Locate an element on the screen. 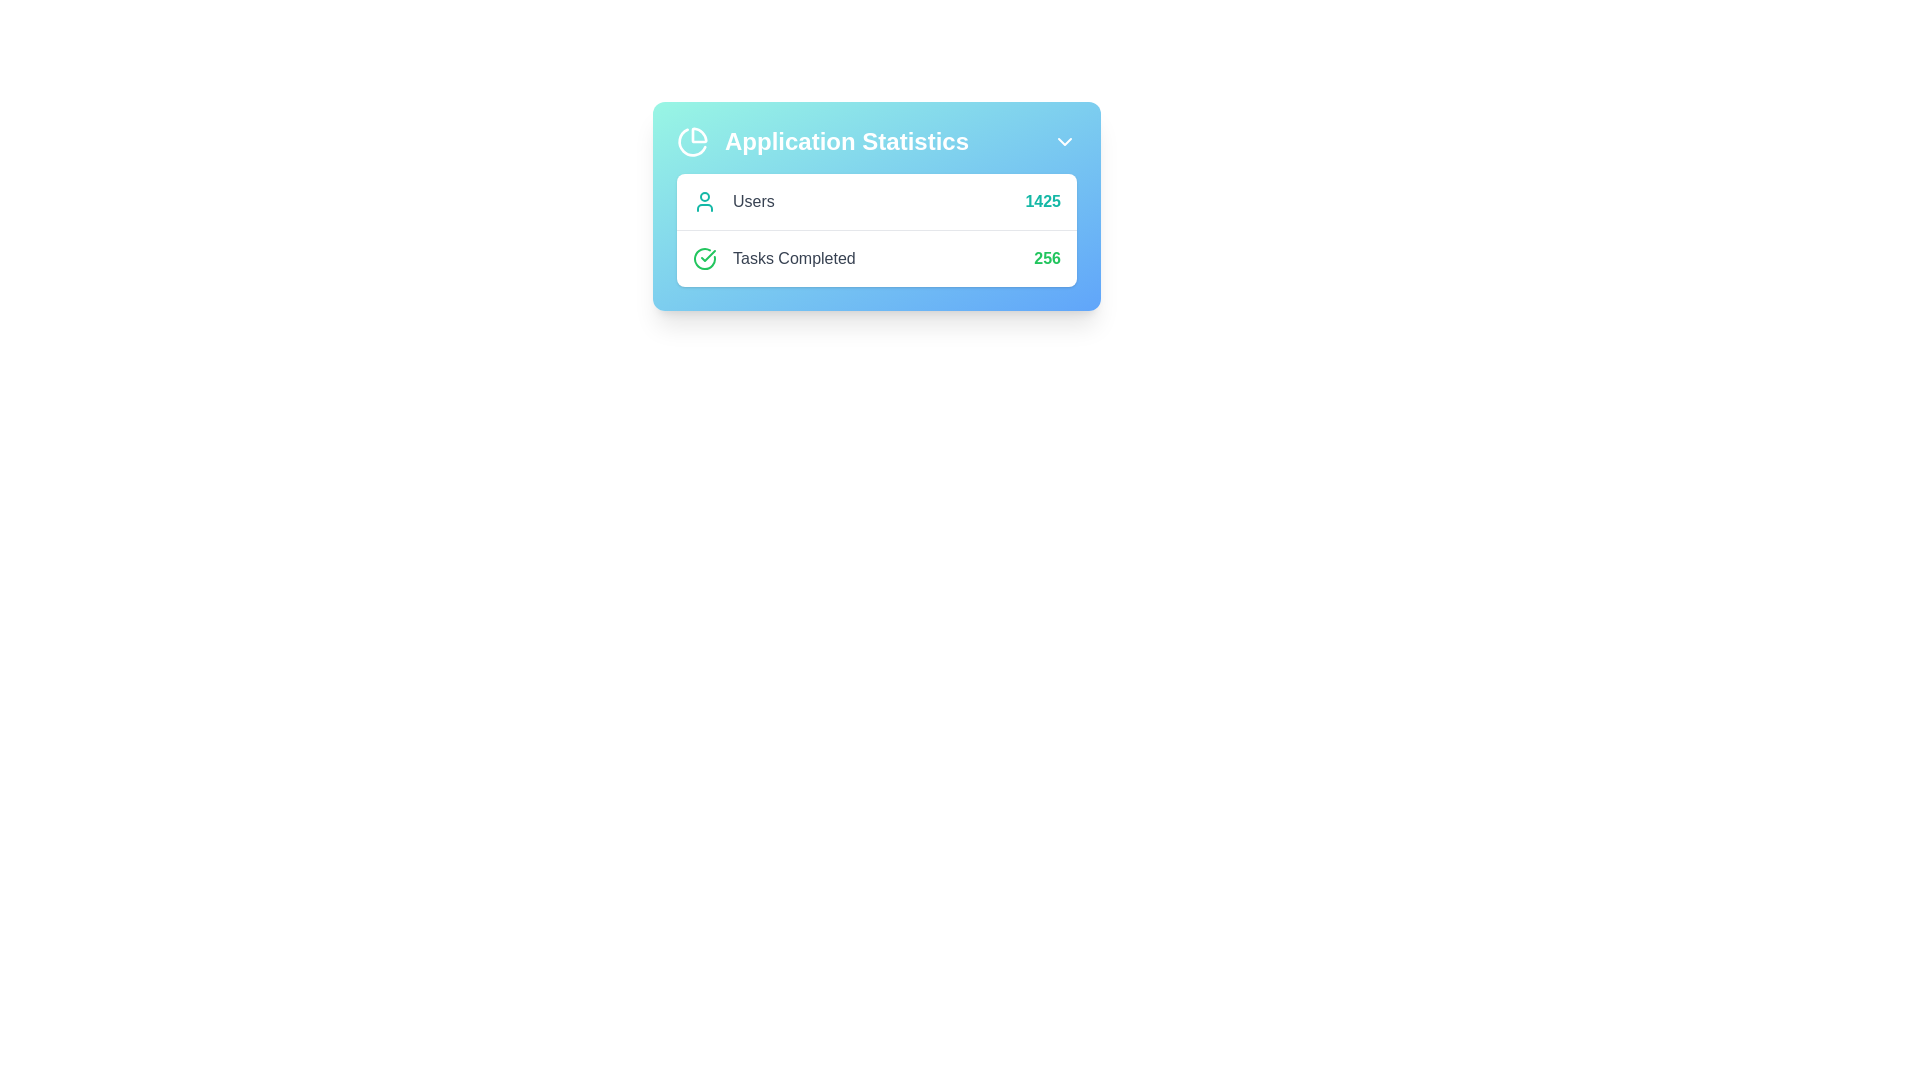 The image size is (1920, 1080). numeric value displayed in the bold green text label showing '256', which is positioned at the end of the row labeled 'Tasks Completed' is located at coordinates (1046, 257).